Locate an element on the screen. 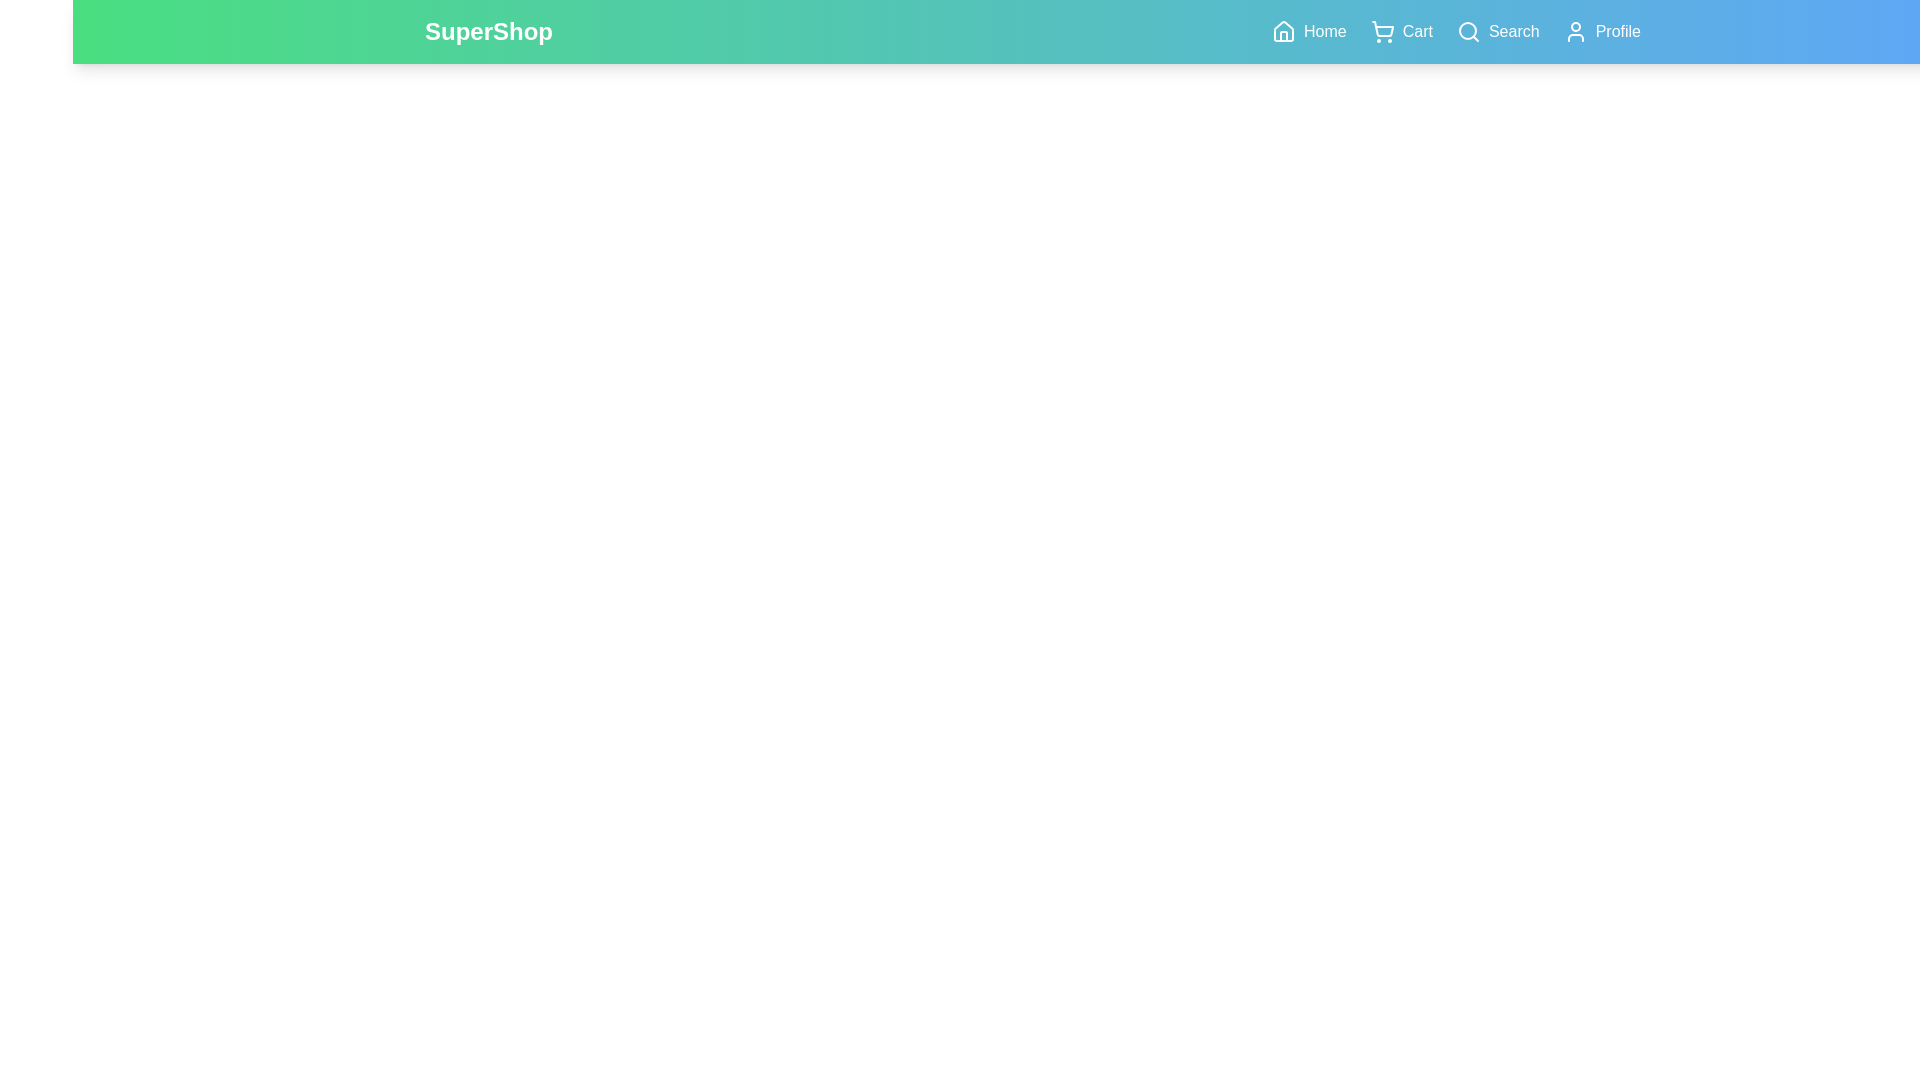 The image size is (1920, 1080). the Text label for the homepage navigation link located in the top horizontal navigation bar to possibly see additional effects is located at coordinates (1325, 31).